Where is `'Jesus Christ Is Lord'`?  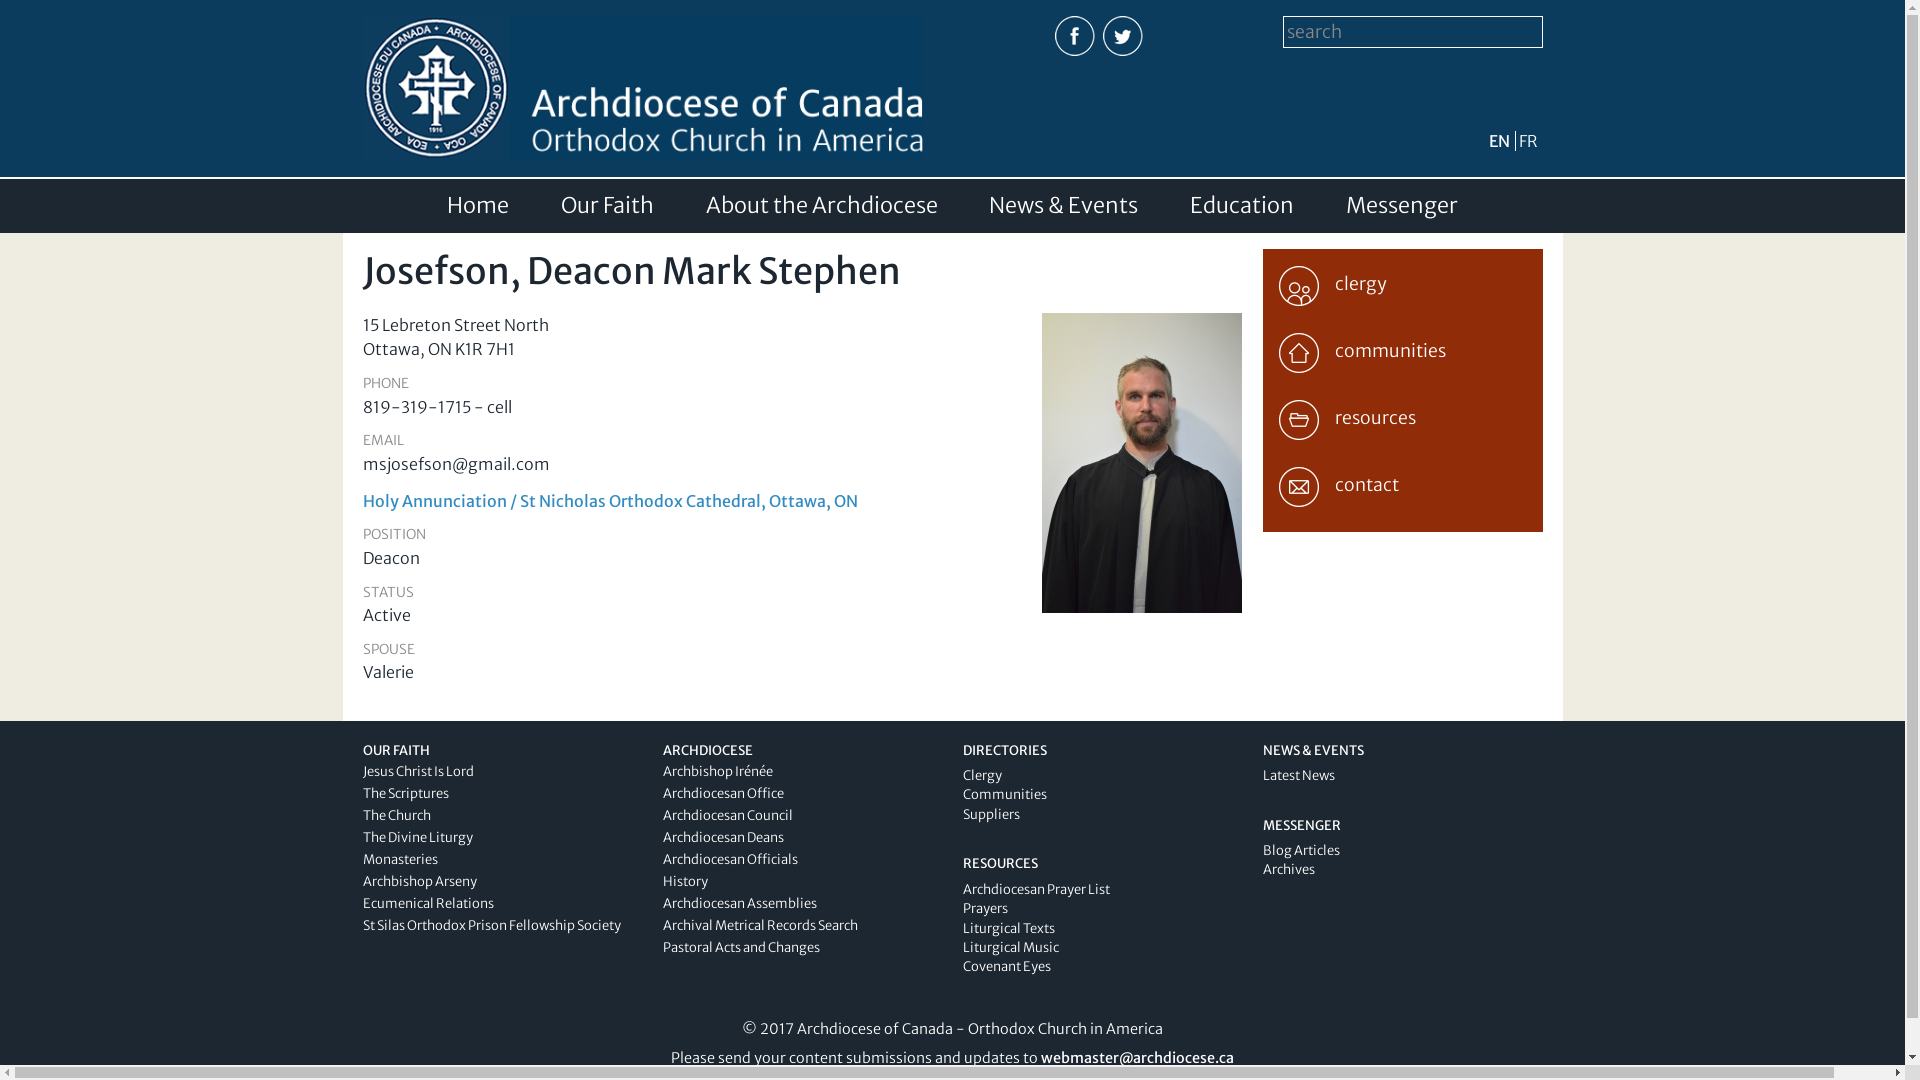 'Jesus Christ Is Lord' is located at coordinates (361, 770).